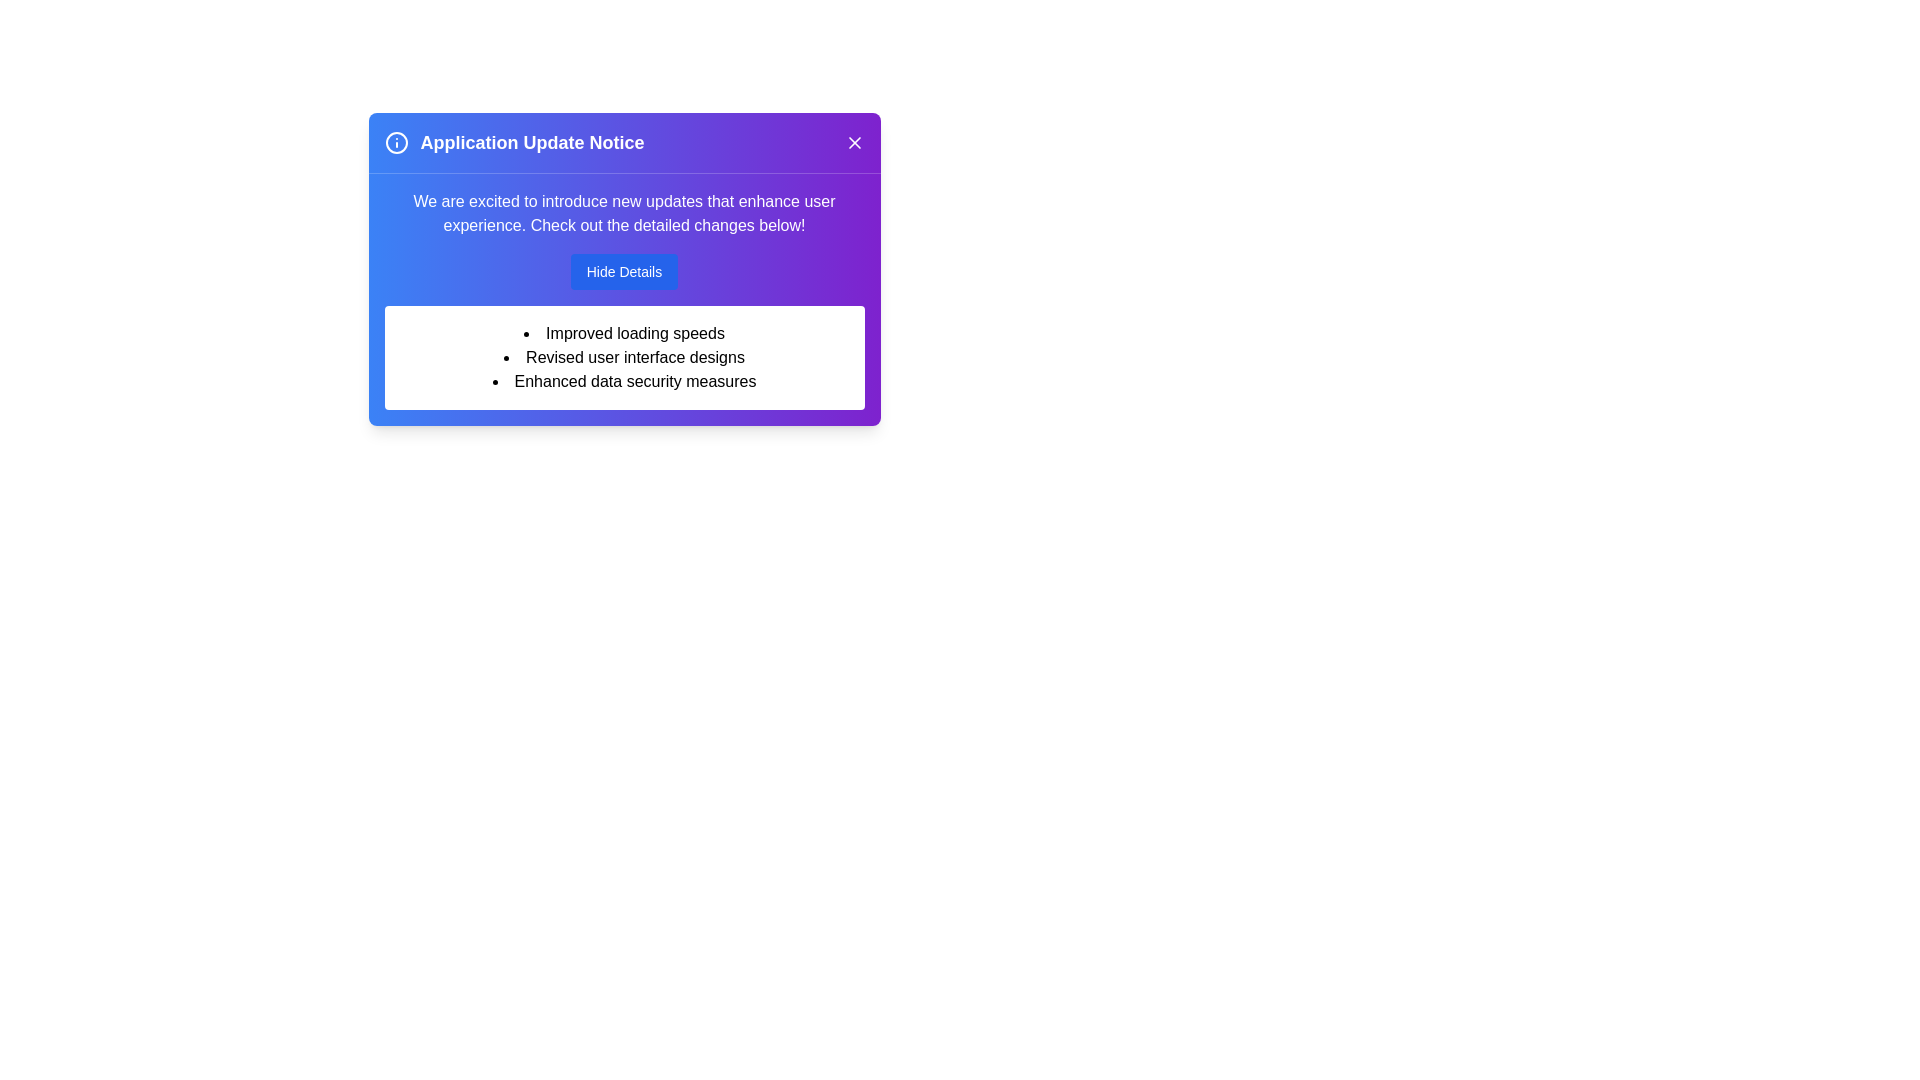 Image resolution: width=1920 pixels, height=1080 pixels. Describe the element at coordinates (854, 141) in the screenshot. I see `the close button to close the alert panel` at that location.